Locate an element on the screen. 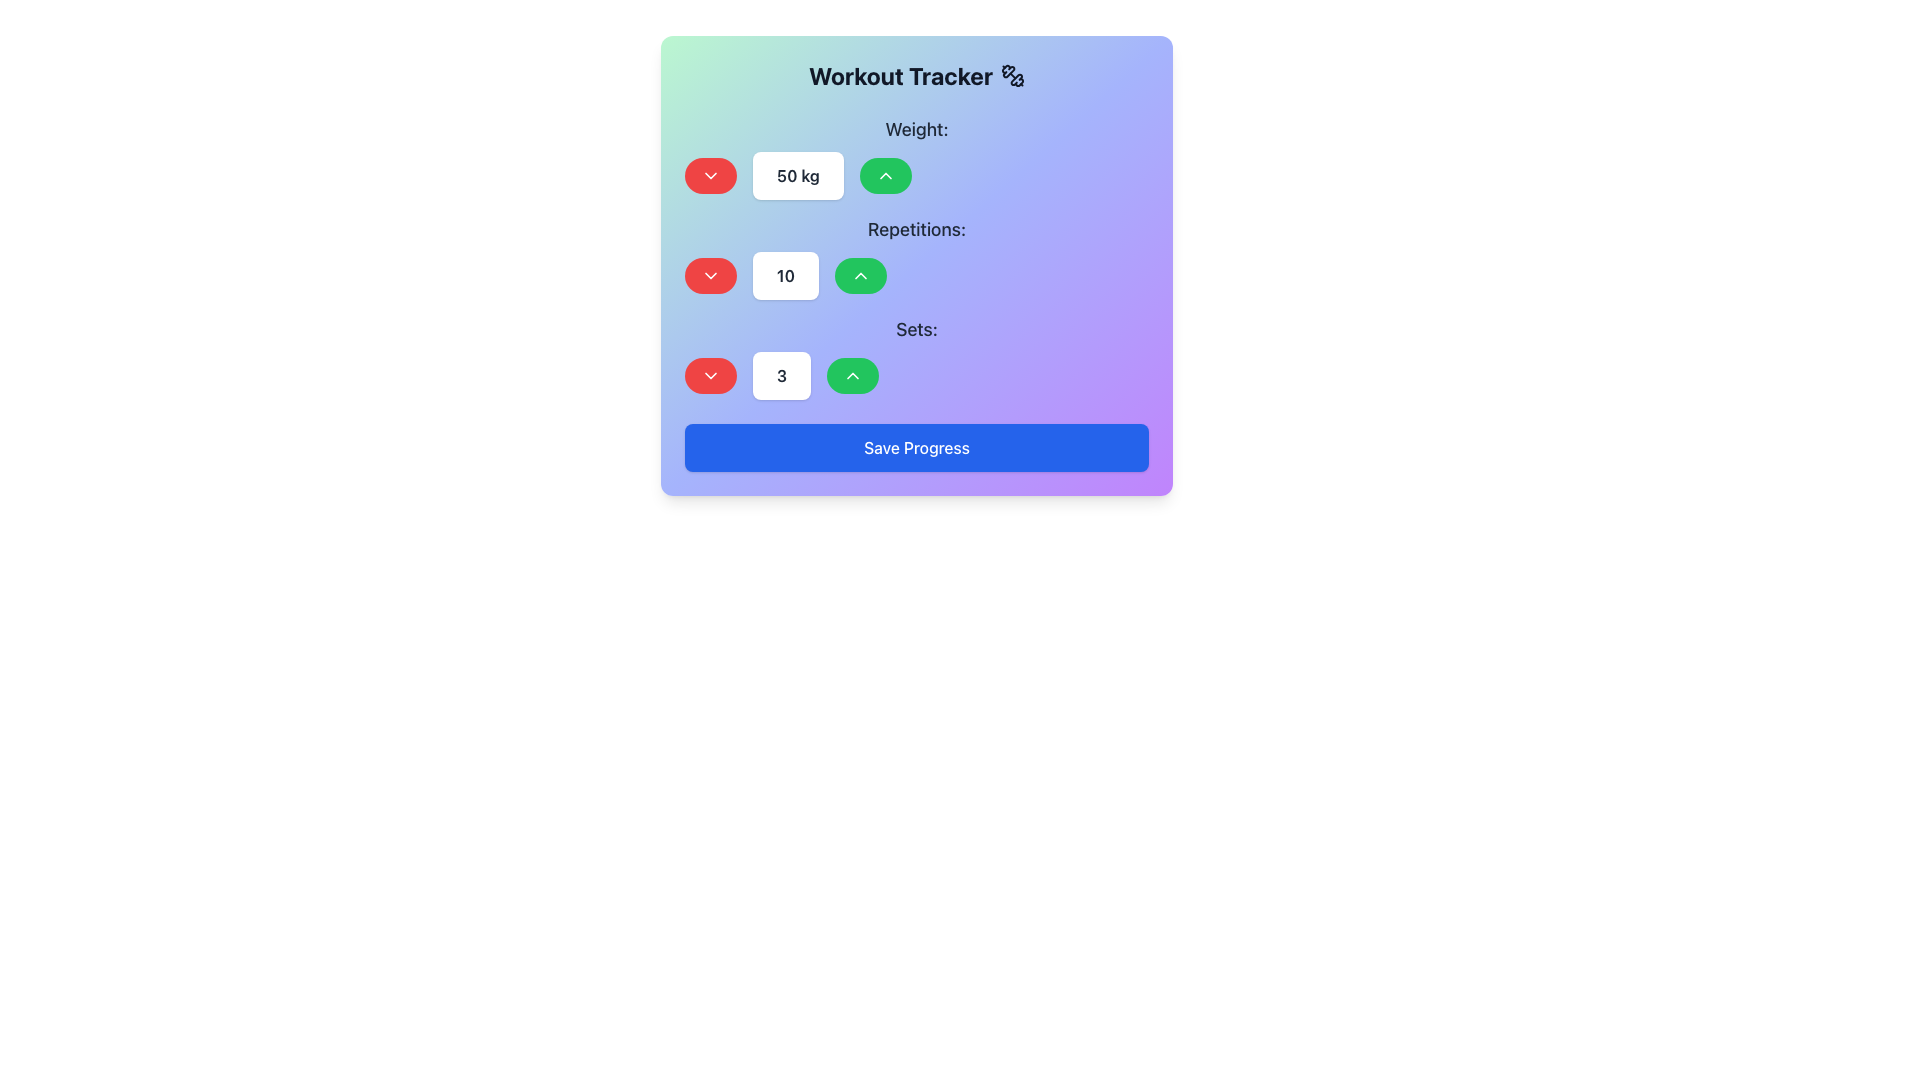  the downward pointing chevron icon styled as a red circular button located to the left of the 'Weight:' input field for visual effects is located at coordinates (710, 175).